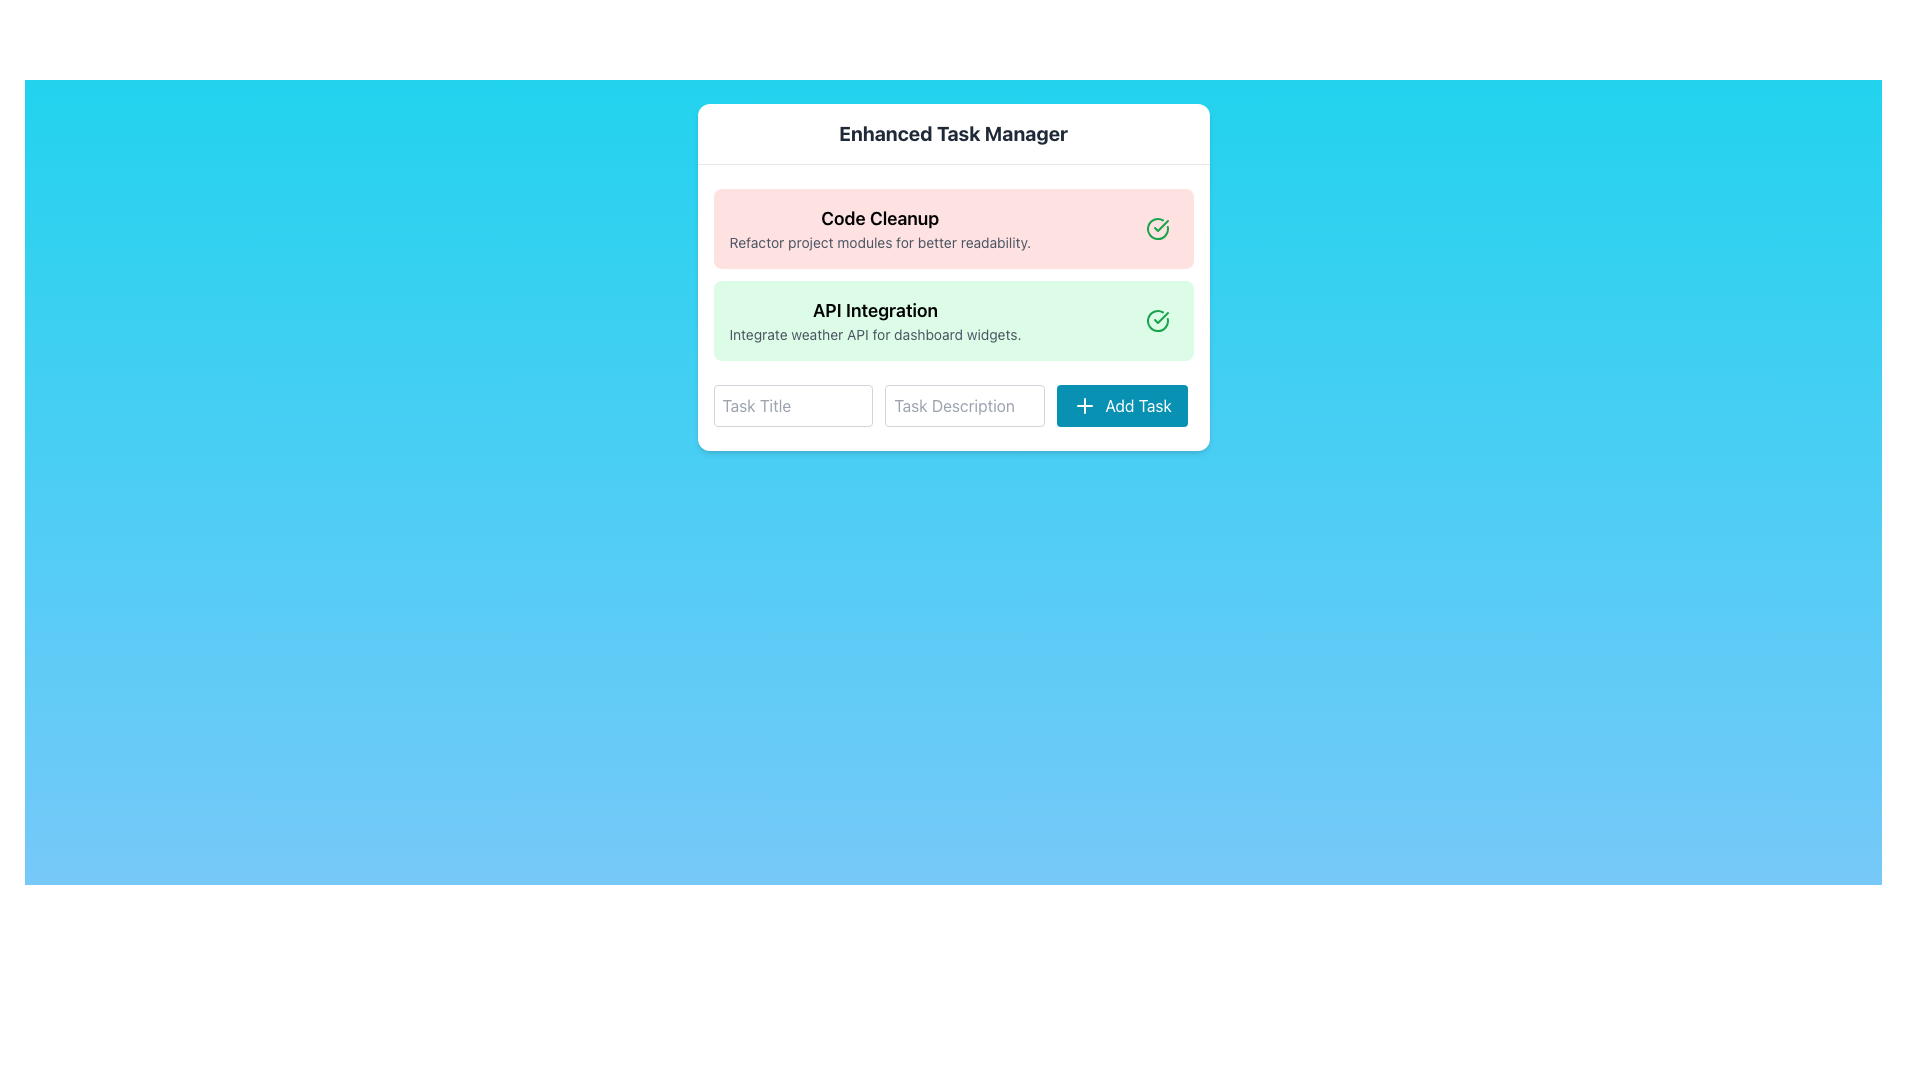  What do you see at coordinates (875, 311) in the screenshot?
I see `the prominent text label 'API Integration' which is styled in a large bold font and located centrally within its task card` at bounding box center [875, 311].